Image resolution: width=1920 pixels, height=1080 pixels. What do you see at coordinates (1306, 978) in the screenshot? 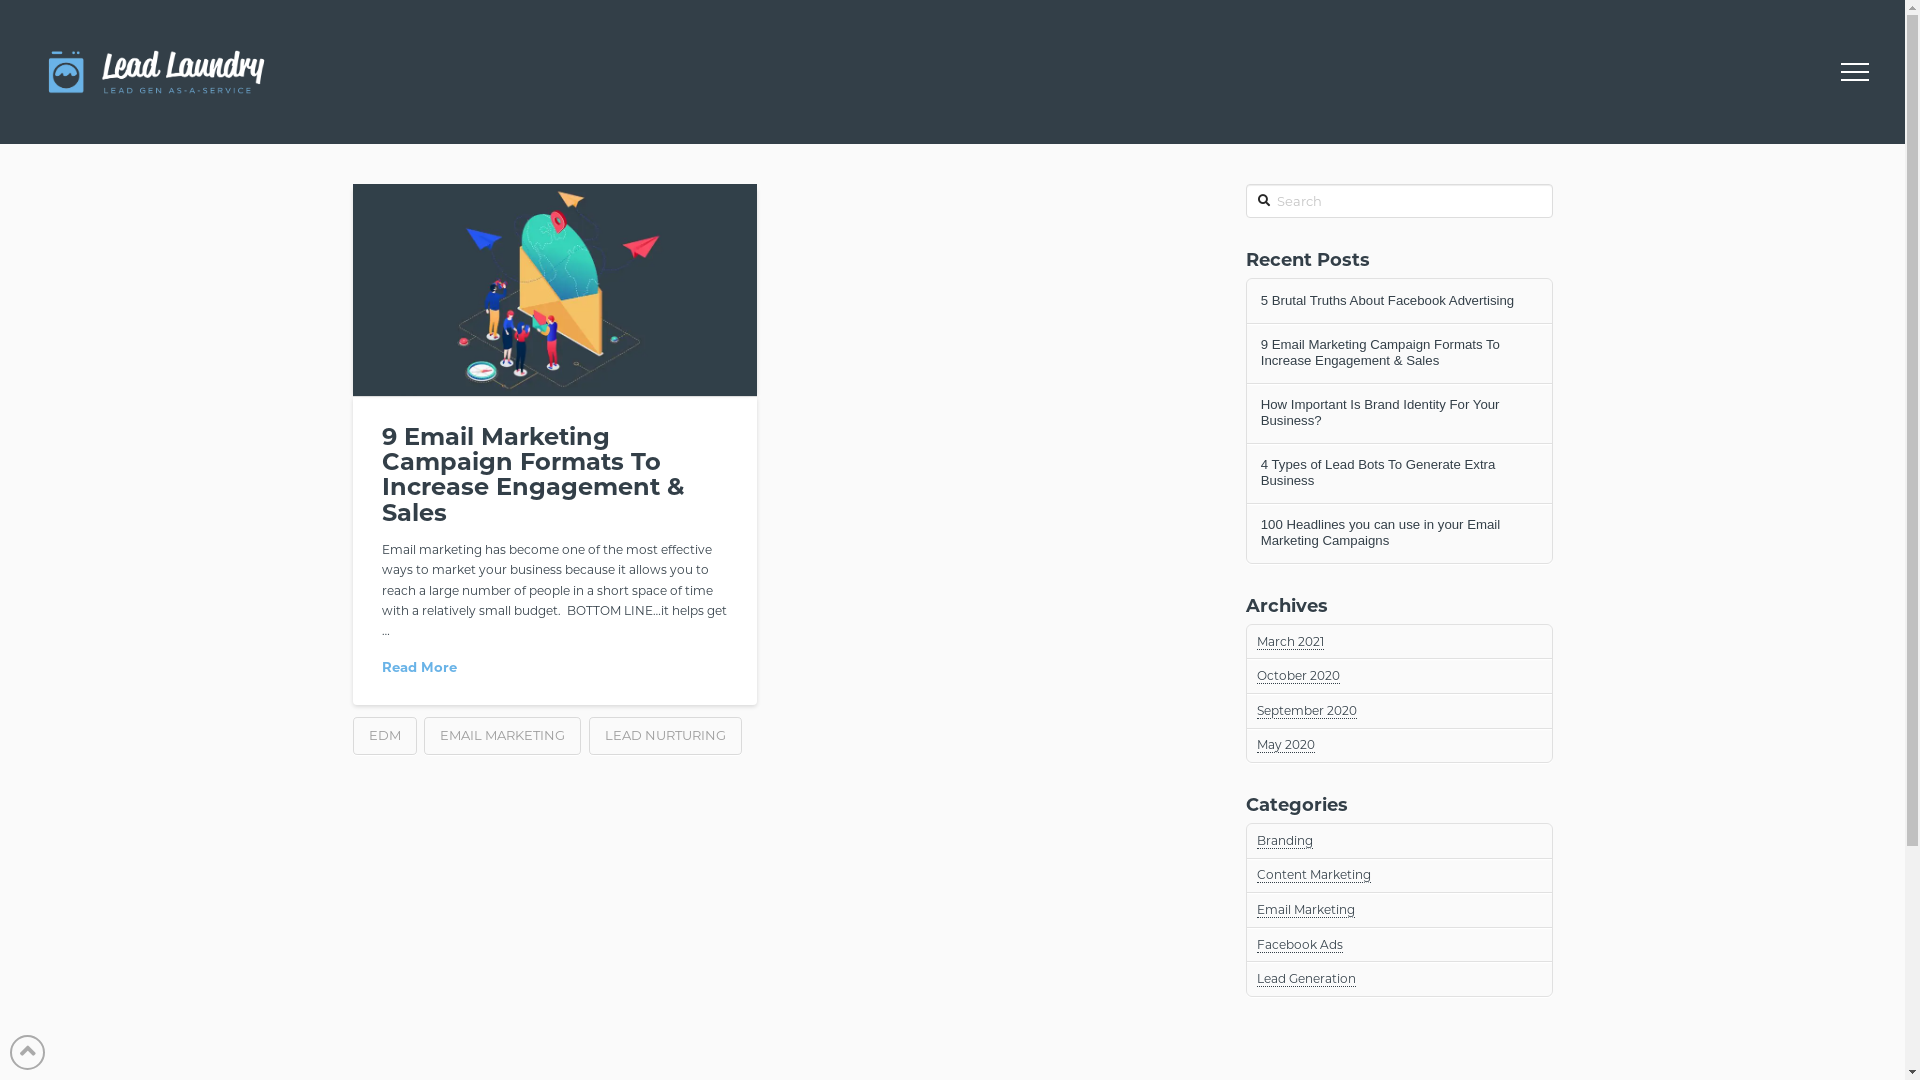
I see `'Lead Generation'` at bounding box center [1306, 978].